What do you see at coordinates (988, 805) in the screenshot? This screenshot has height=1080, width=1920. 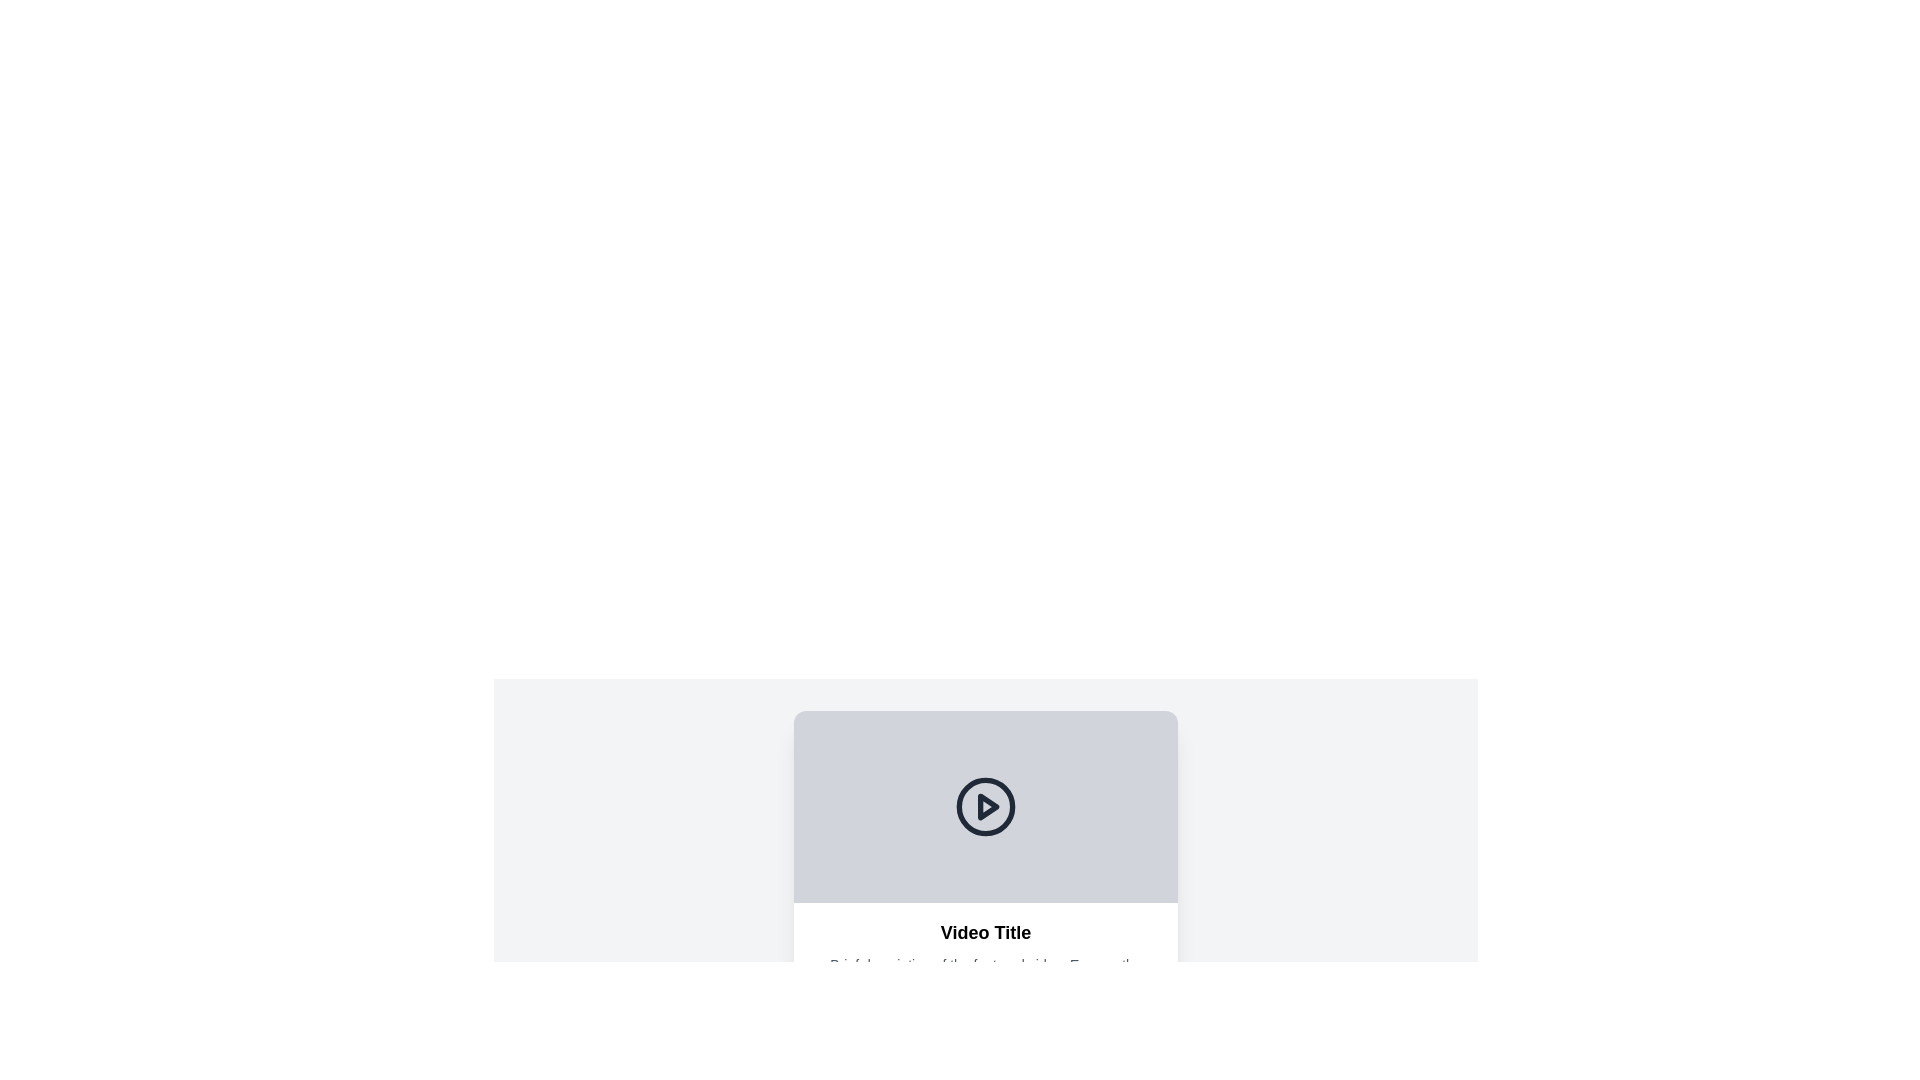 I see `the play icon, a triangular button indicating media playback, to initiate playback` at bounding box center [988, 805].